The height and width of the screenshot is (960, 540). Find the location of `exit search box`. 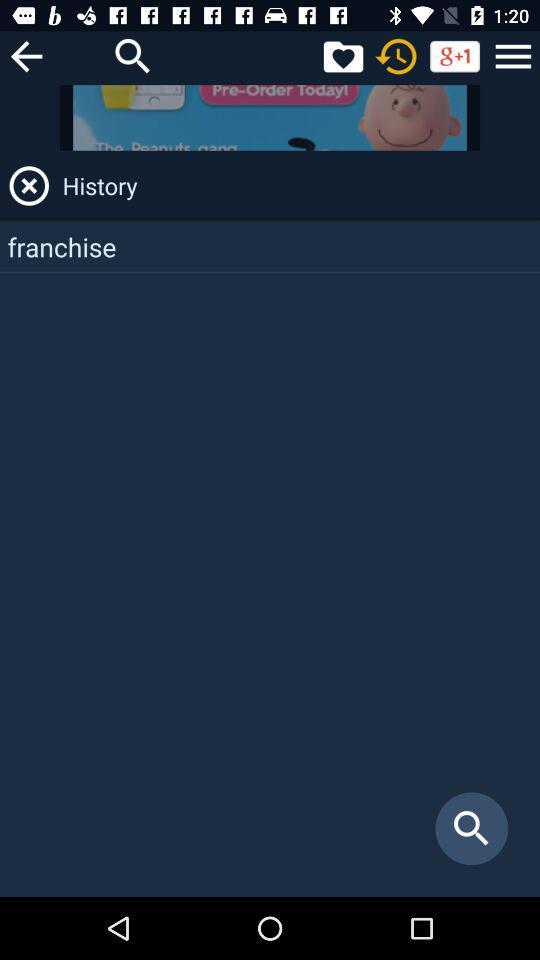

exit search box is located at coordinates (28, 185).